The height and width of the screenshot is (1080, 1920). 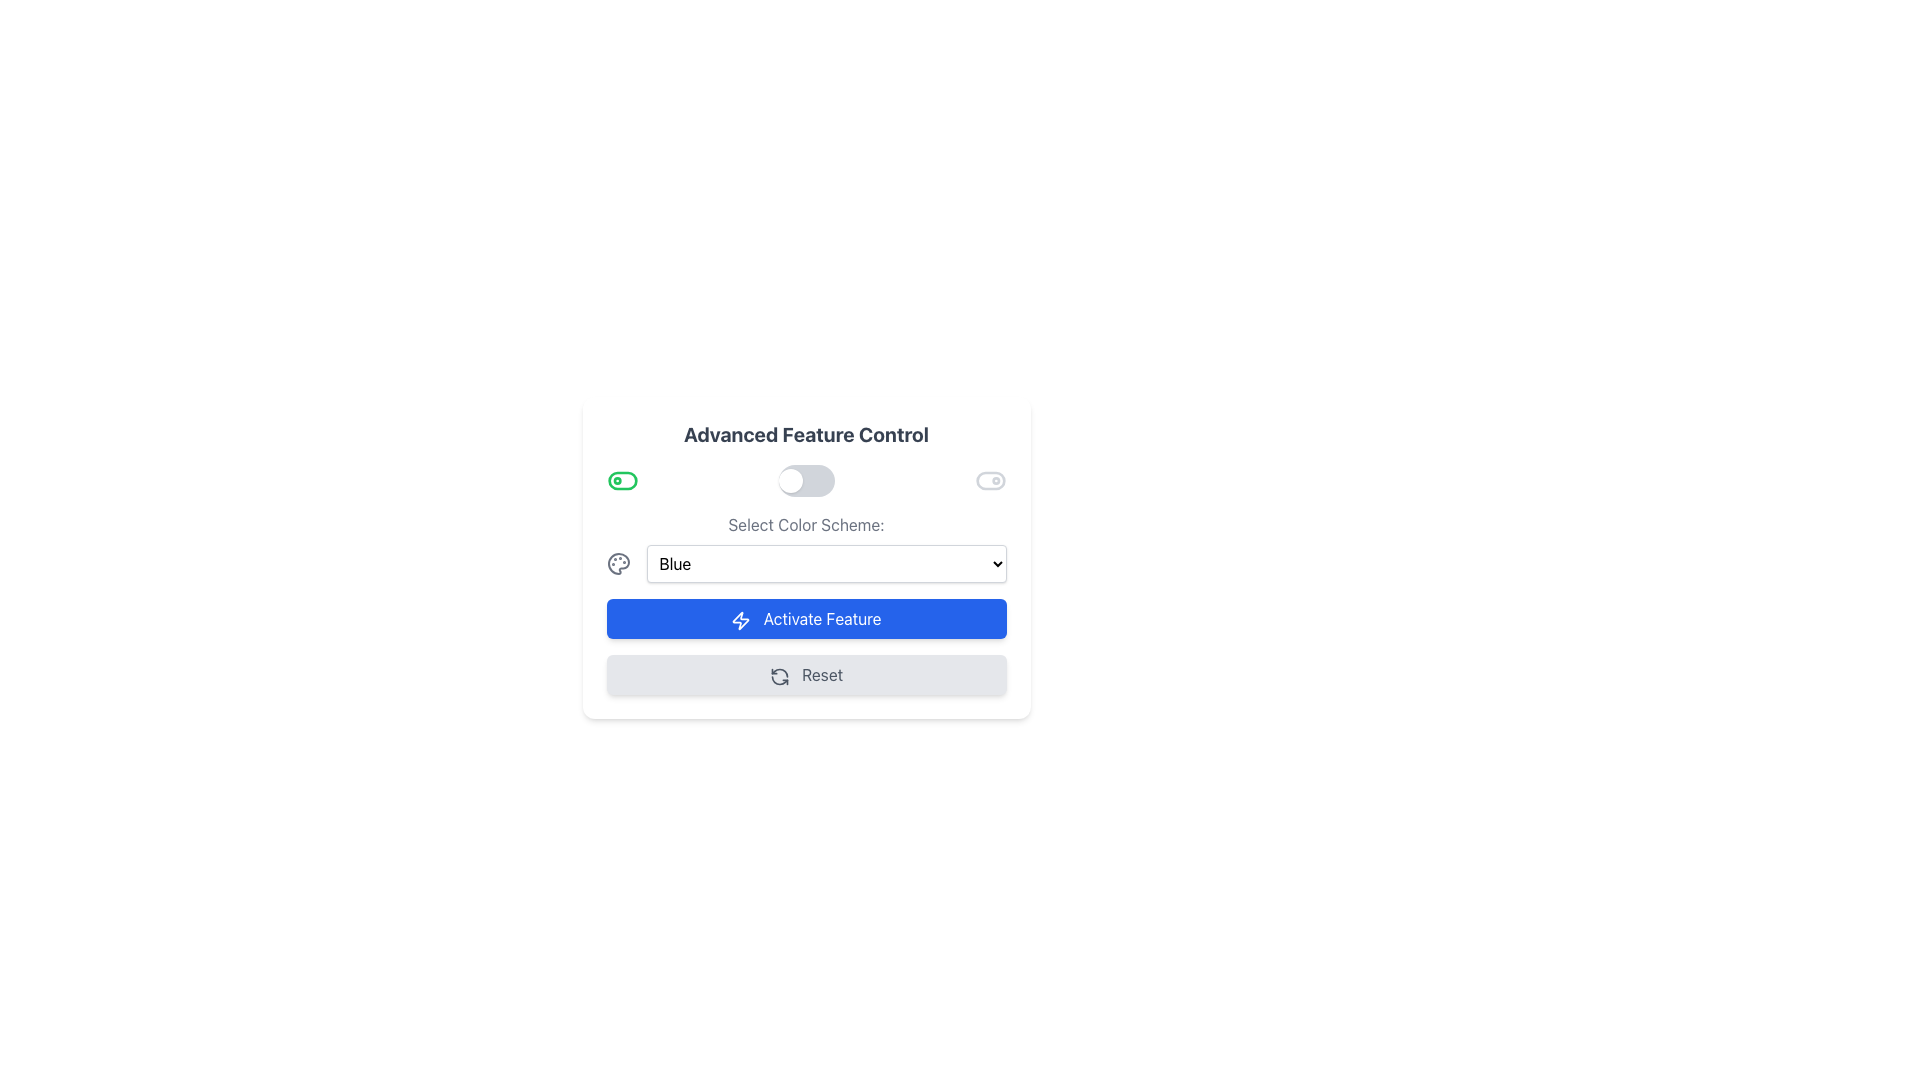 I want to click on the toggle switch icon styled in gray, located at the far right of the top section in the 'Advanced Feature Control' interface, so click(x=990, y=481).